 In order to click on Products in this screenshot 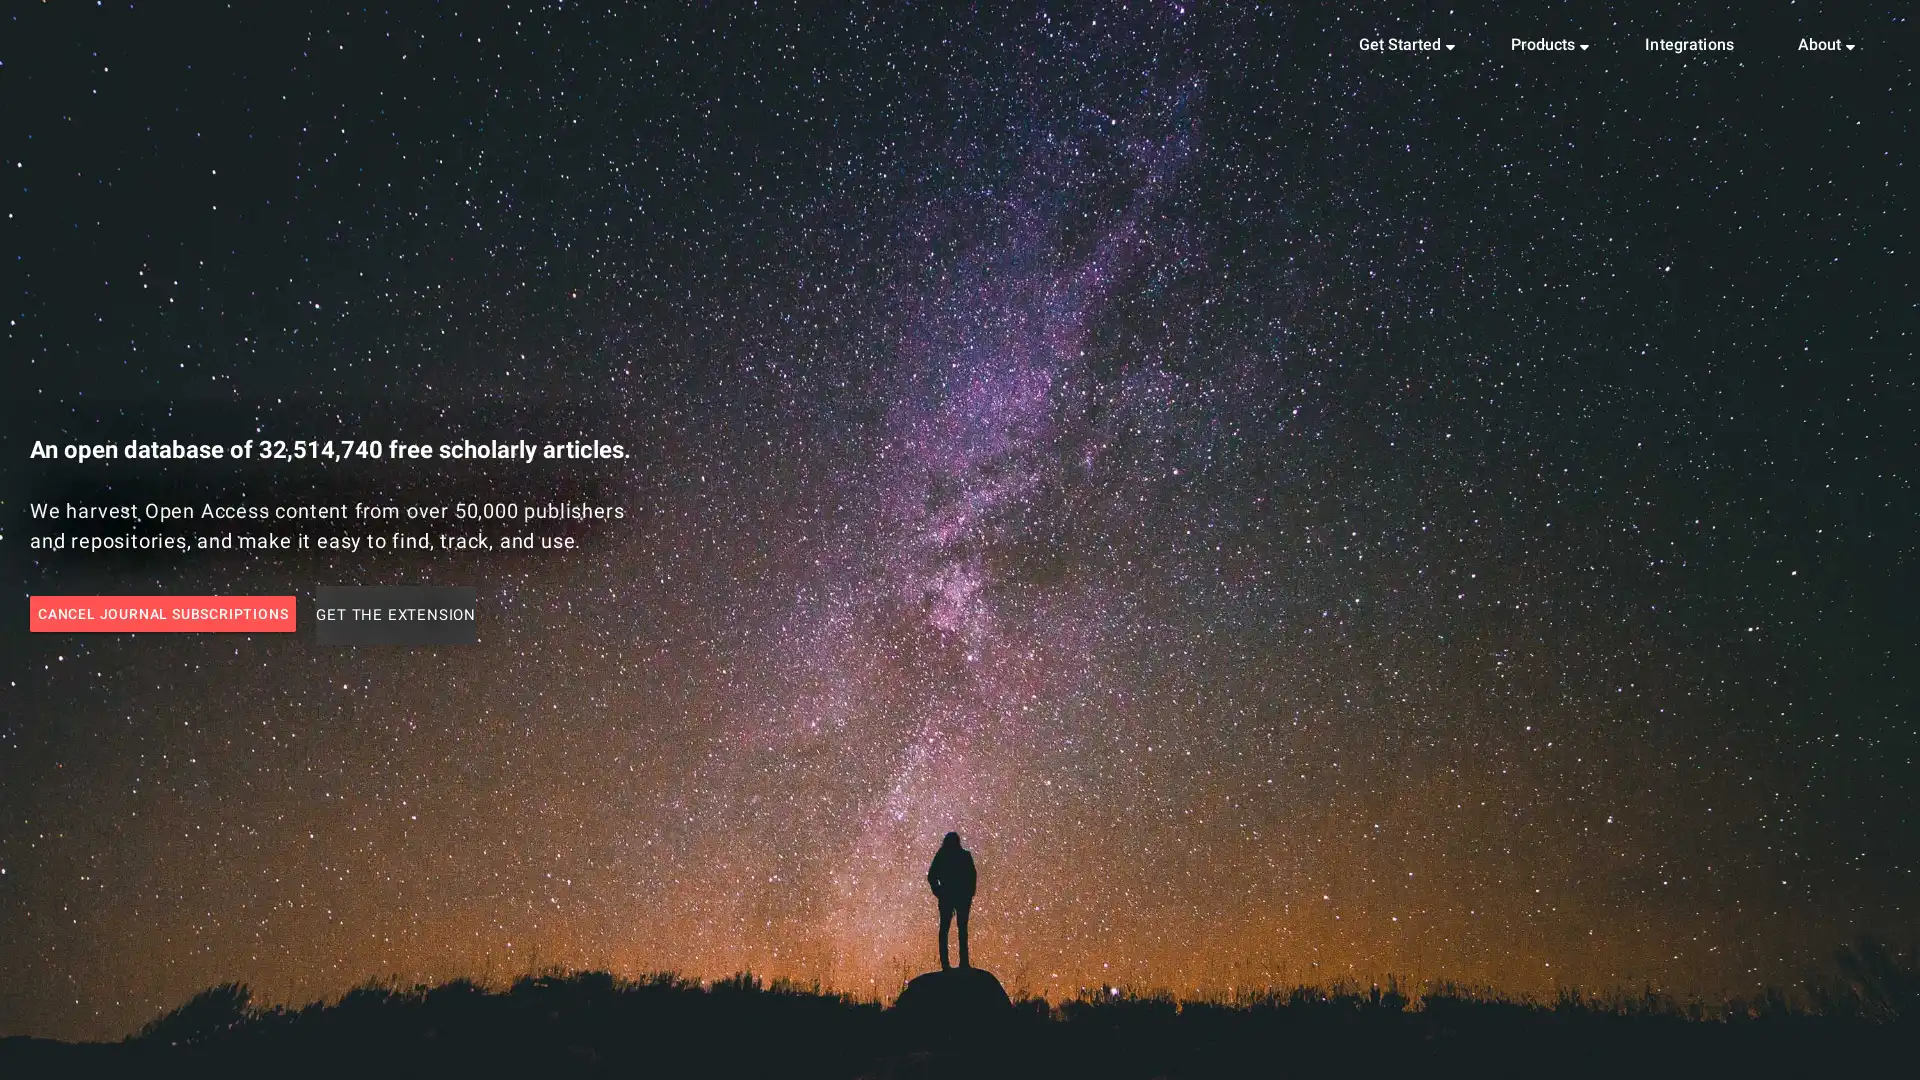, I will do `click(1549, 43)`.